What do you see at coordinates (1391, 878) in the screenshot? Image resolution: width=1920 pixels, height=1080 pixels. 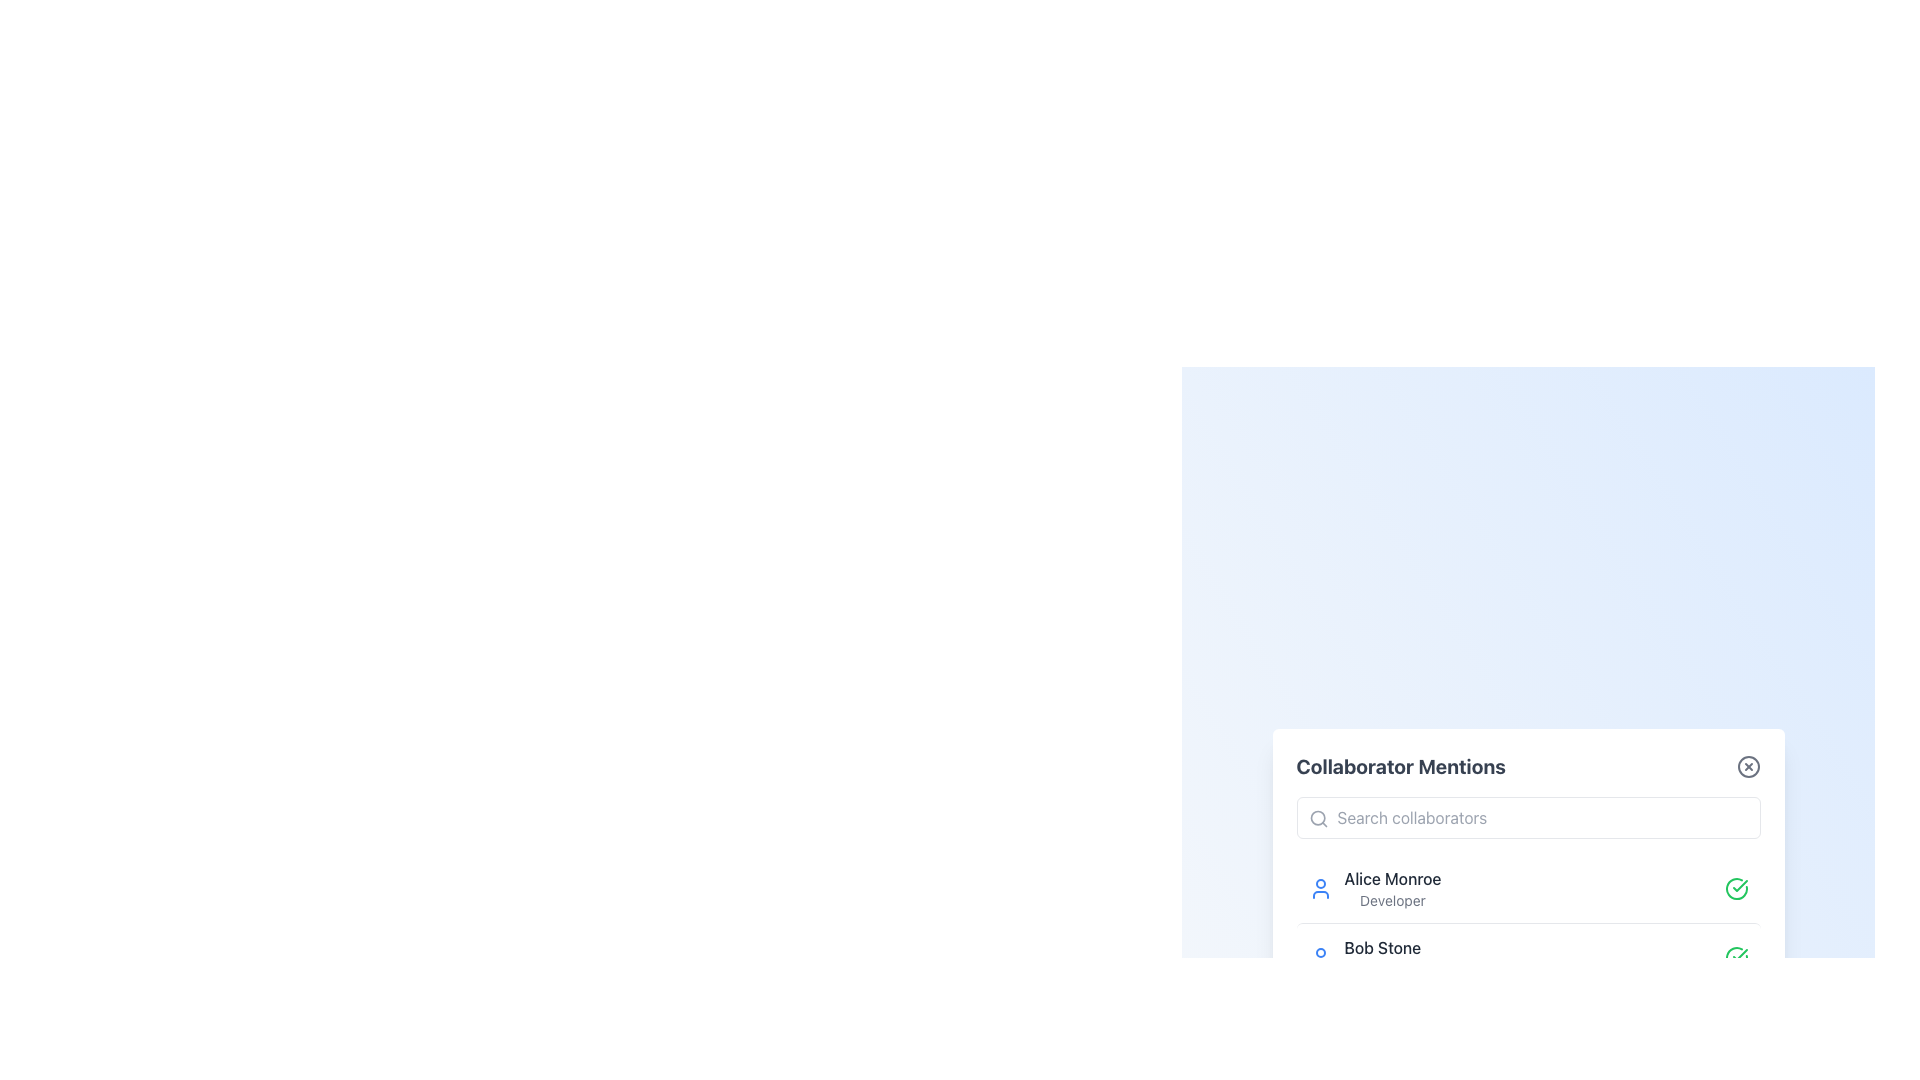 I see `the text display element that shows 'Alice Monroe'` at bounding box center [1391, 878].